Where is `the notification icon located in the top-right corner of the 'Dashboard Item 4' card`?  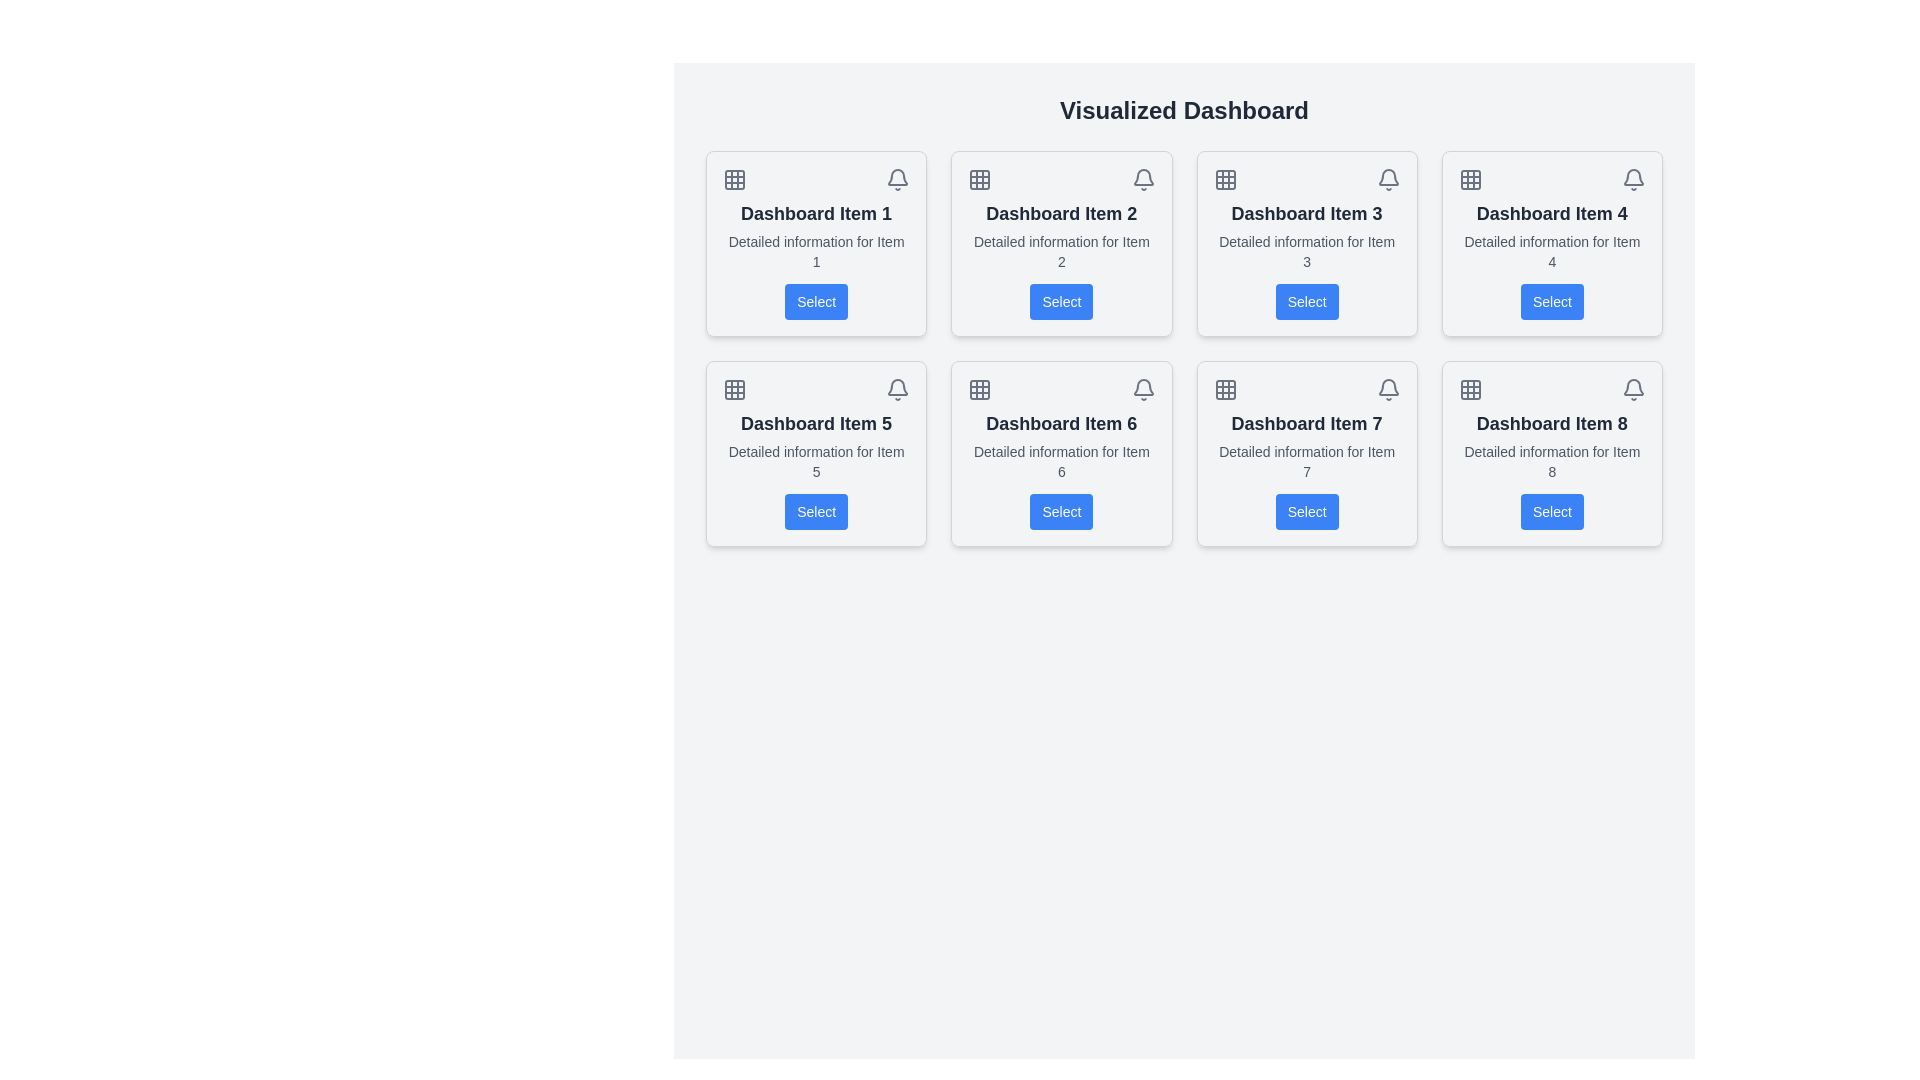
the notification icon located in the top-right corner of the 'Dashboard Item 4' card is located at coordinates (1633, 176).